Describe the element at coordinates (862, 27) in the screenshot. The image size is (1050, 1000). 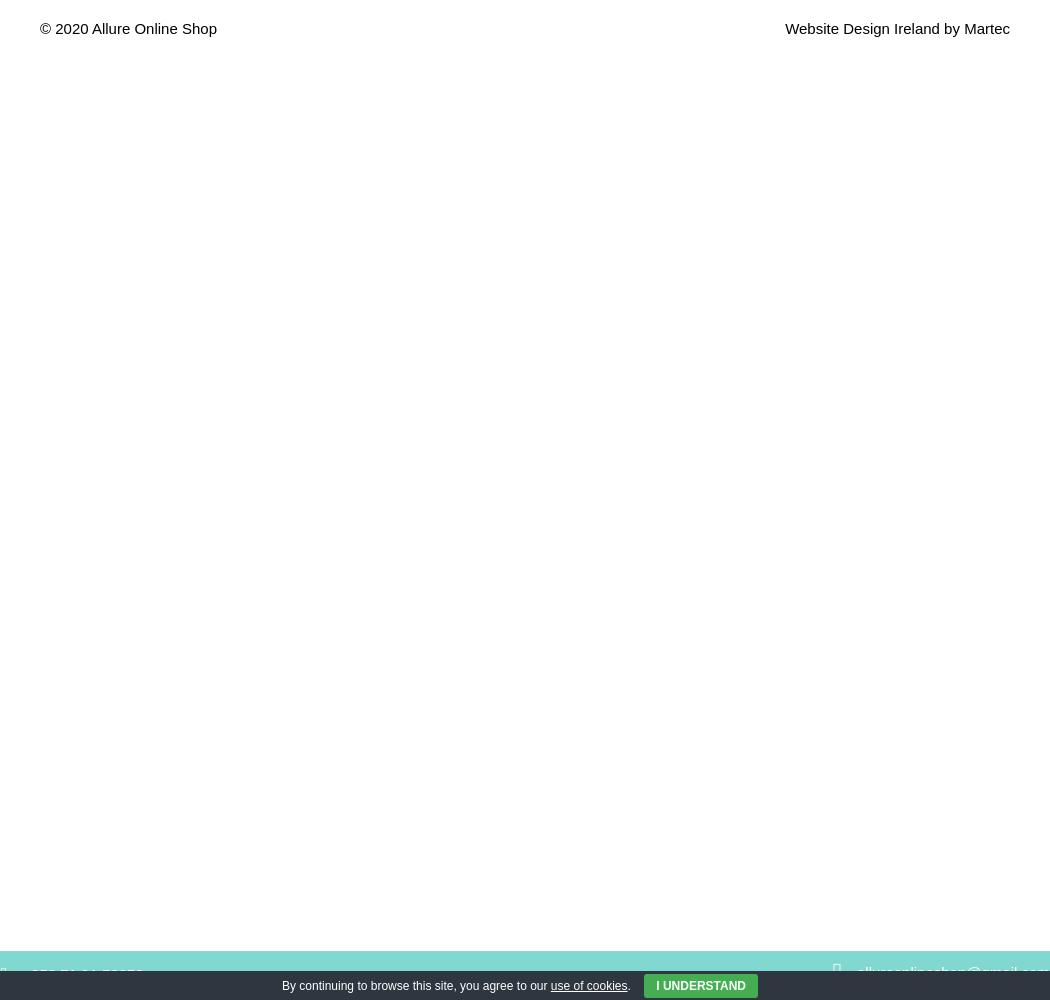
I see `'Website Design Ireland'` at that location.